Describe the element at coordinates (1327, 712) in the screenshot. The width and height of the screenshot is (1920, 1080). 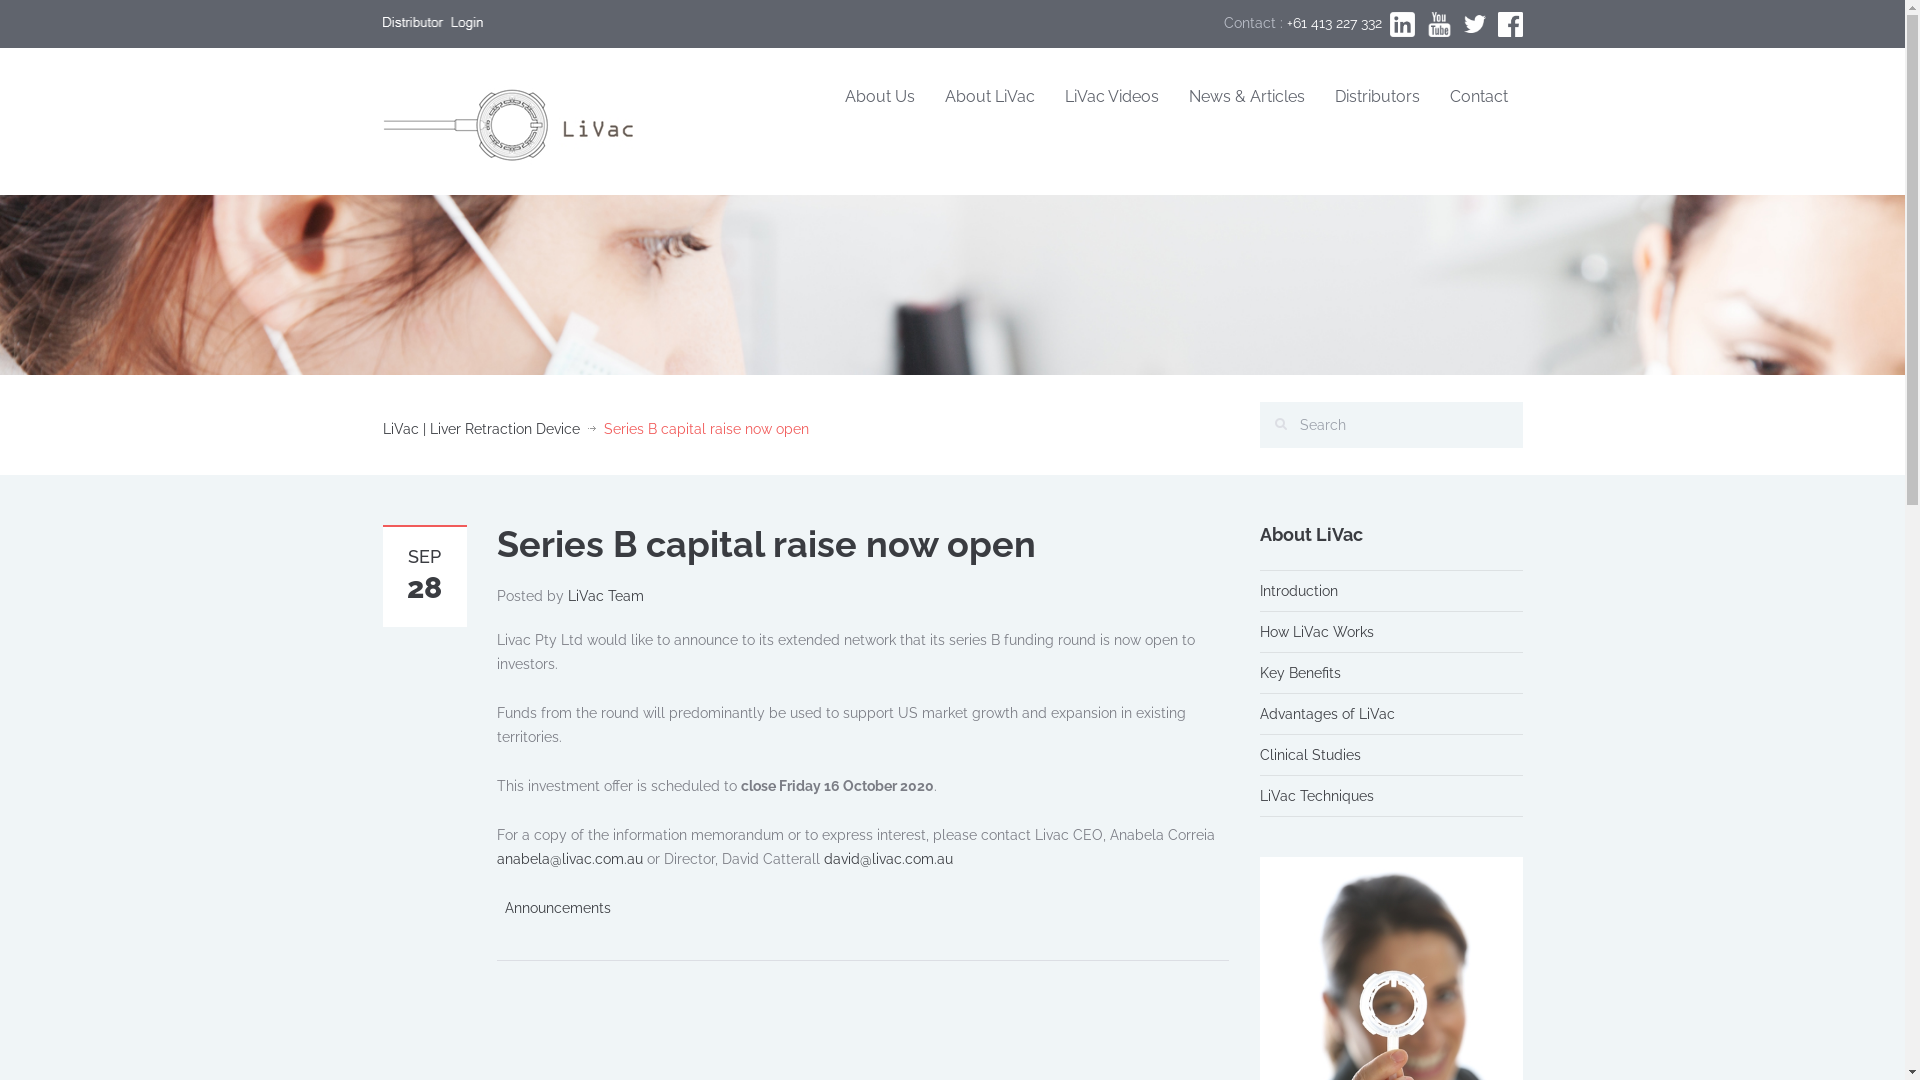
I see `'Advantages of LiVac'` at that location.